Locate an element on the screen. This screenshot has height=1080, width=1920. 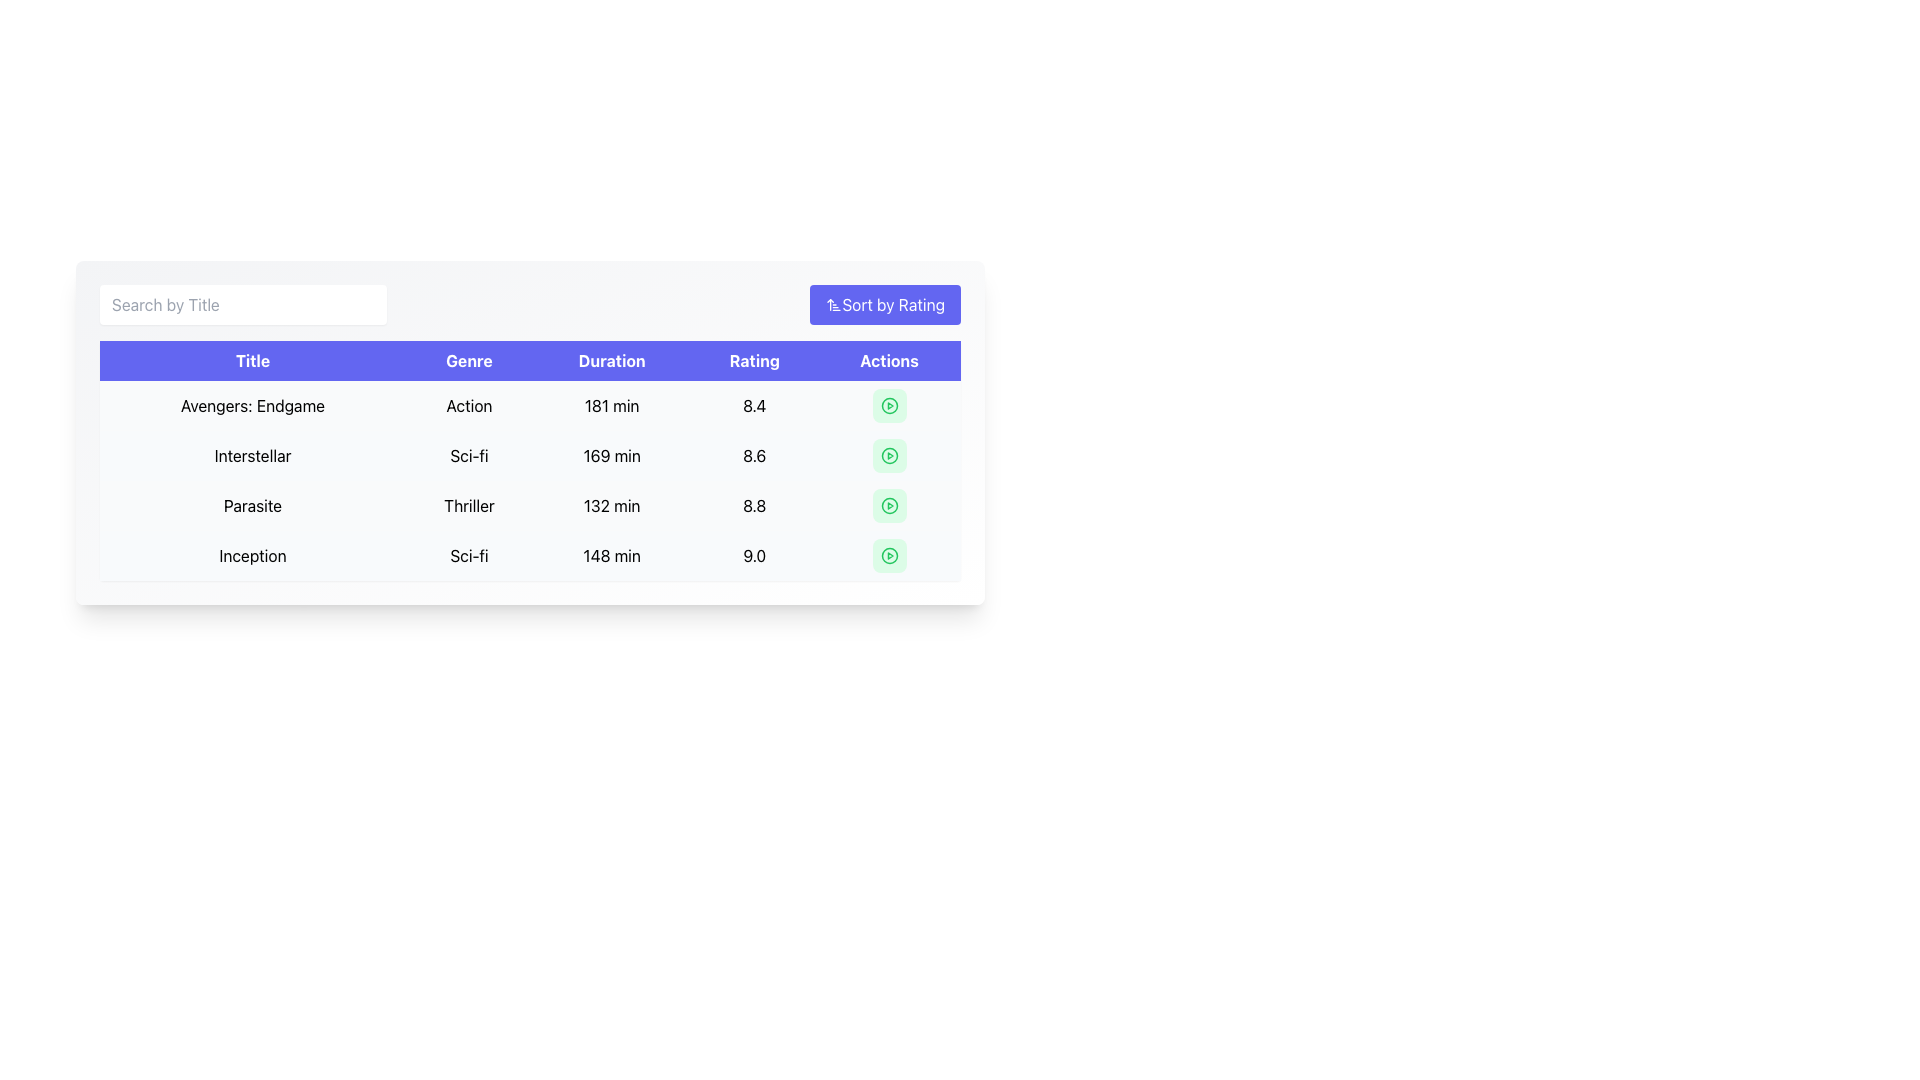
the text label displaying 'Inception' in the first column of the last row of the table is located at coordinates (252, 555).